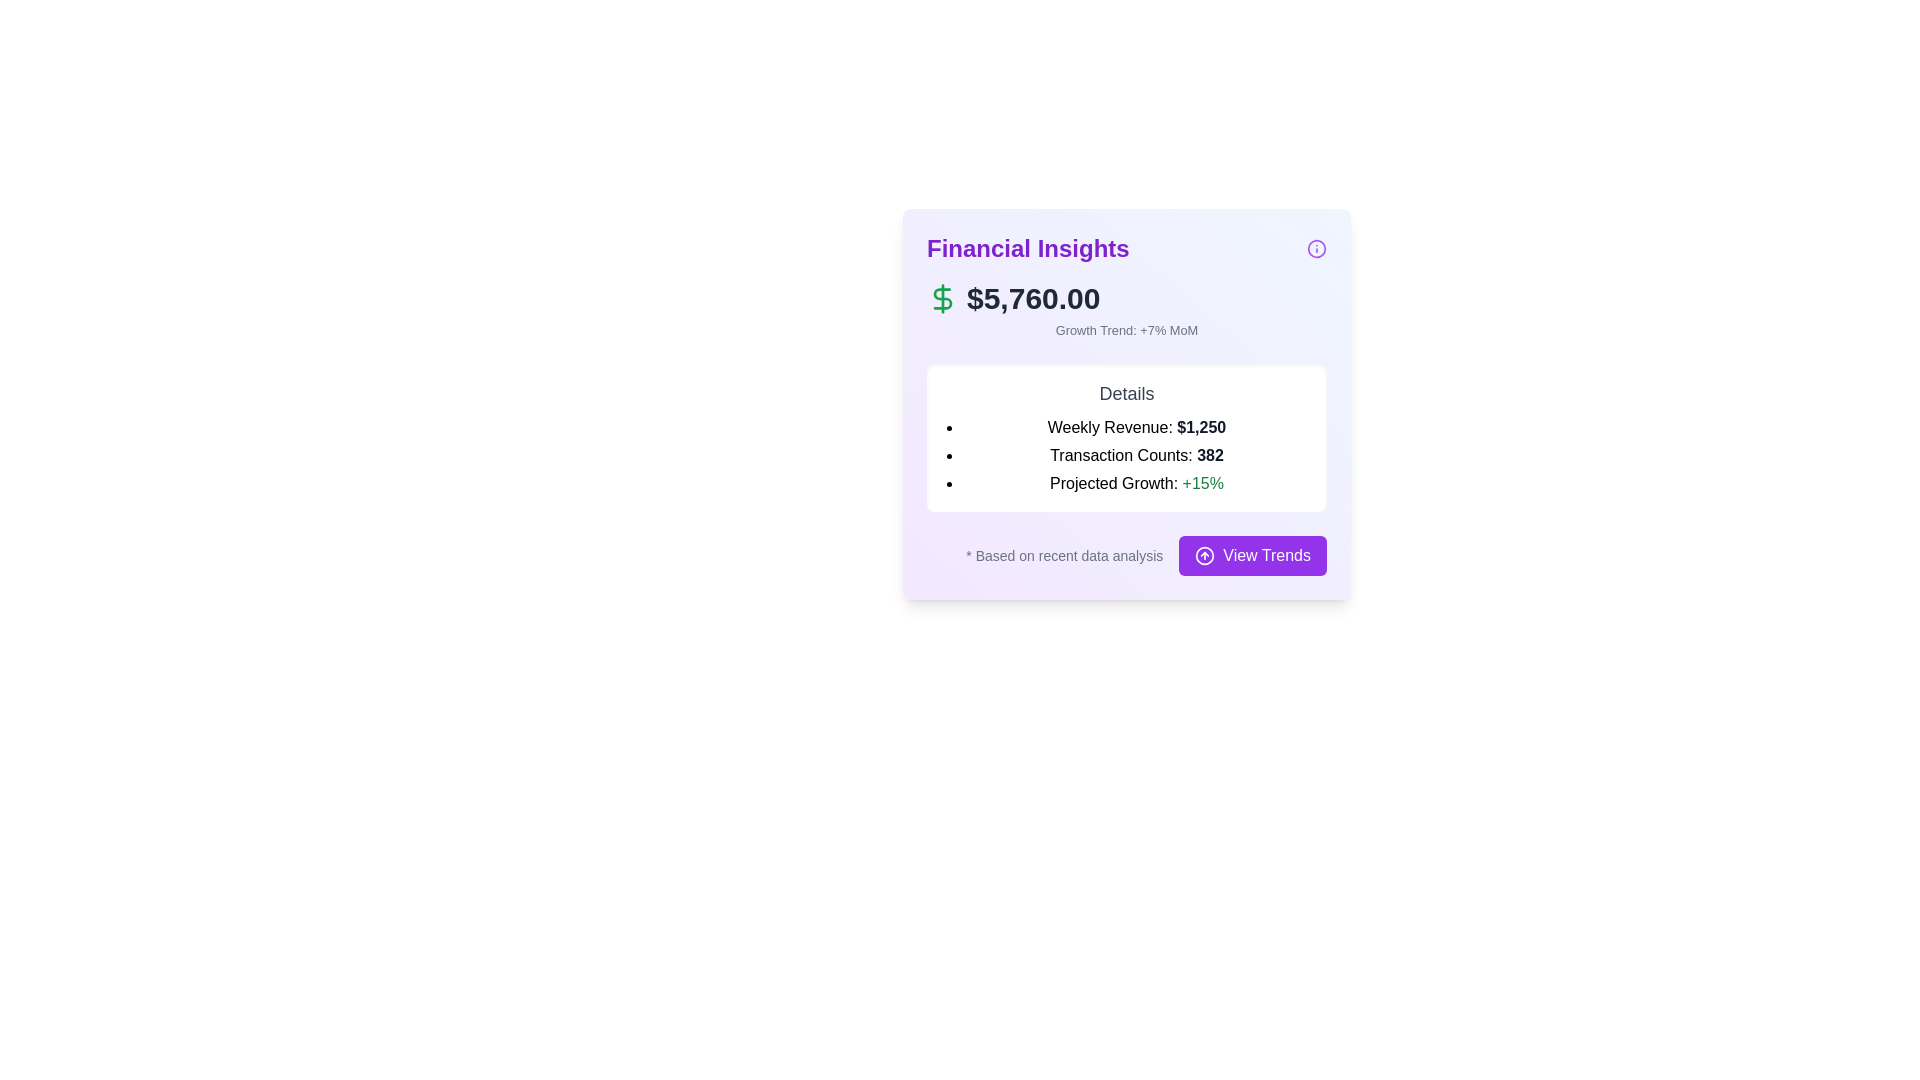 The image size is (1920, 1080). I want to click on the section title Text Label that provides a heading for the list of financial information, positioned at the top of the white, rounded box containing financial details, so click(1127, 393).